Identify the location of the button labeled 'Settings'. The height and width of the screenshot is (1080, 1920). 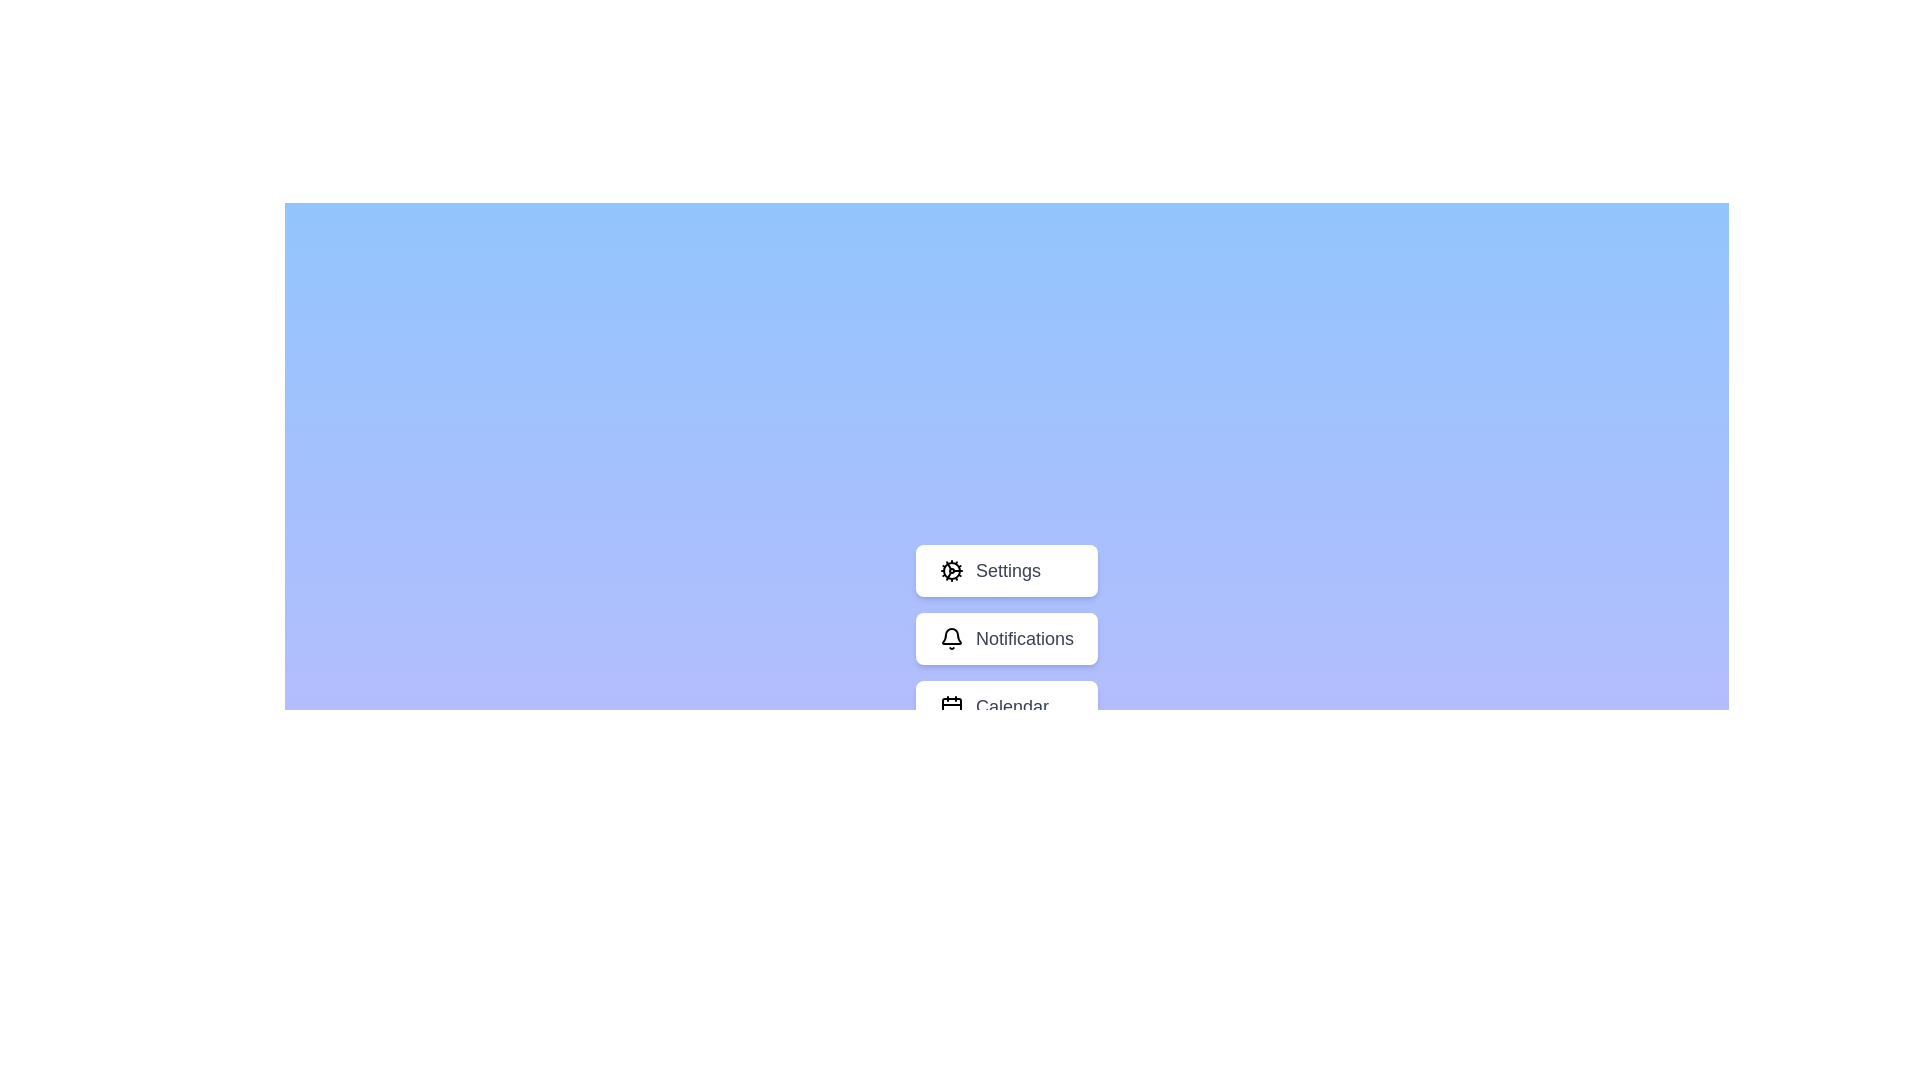
(1007, 570).